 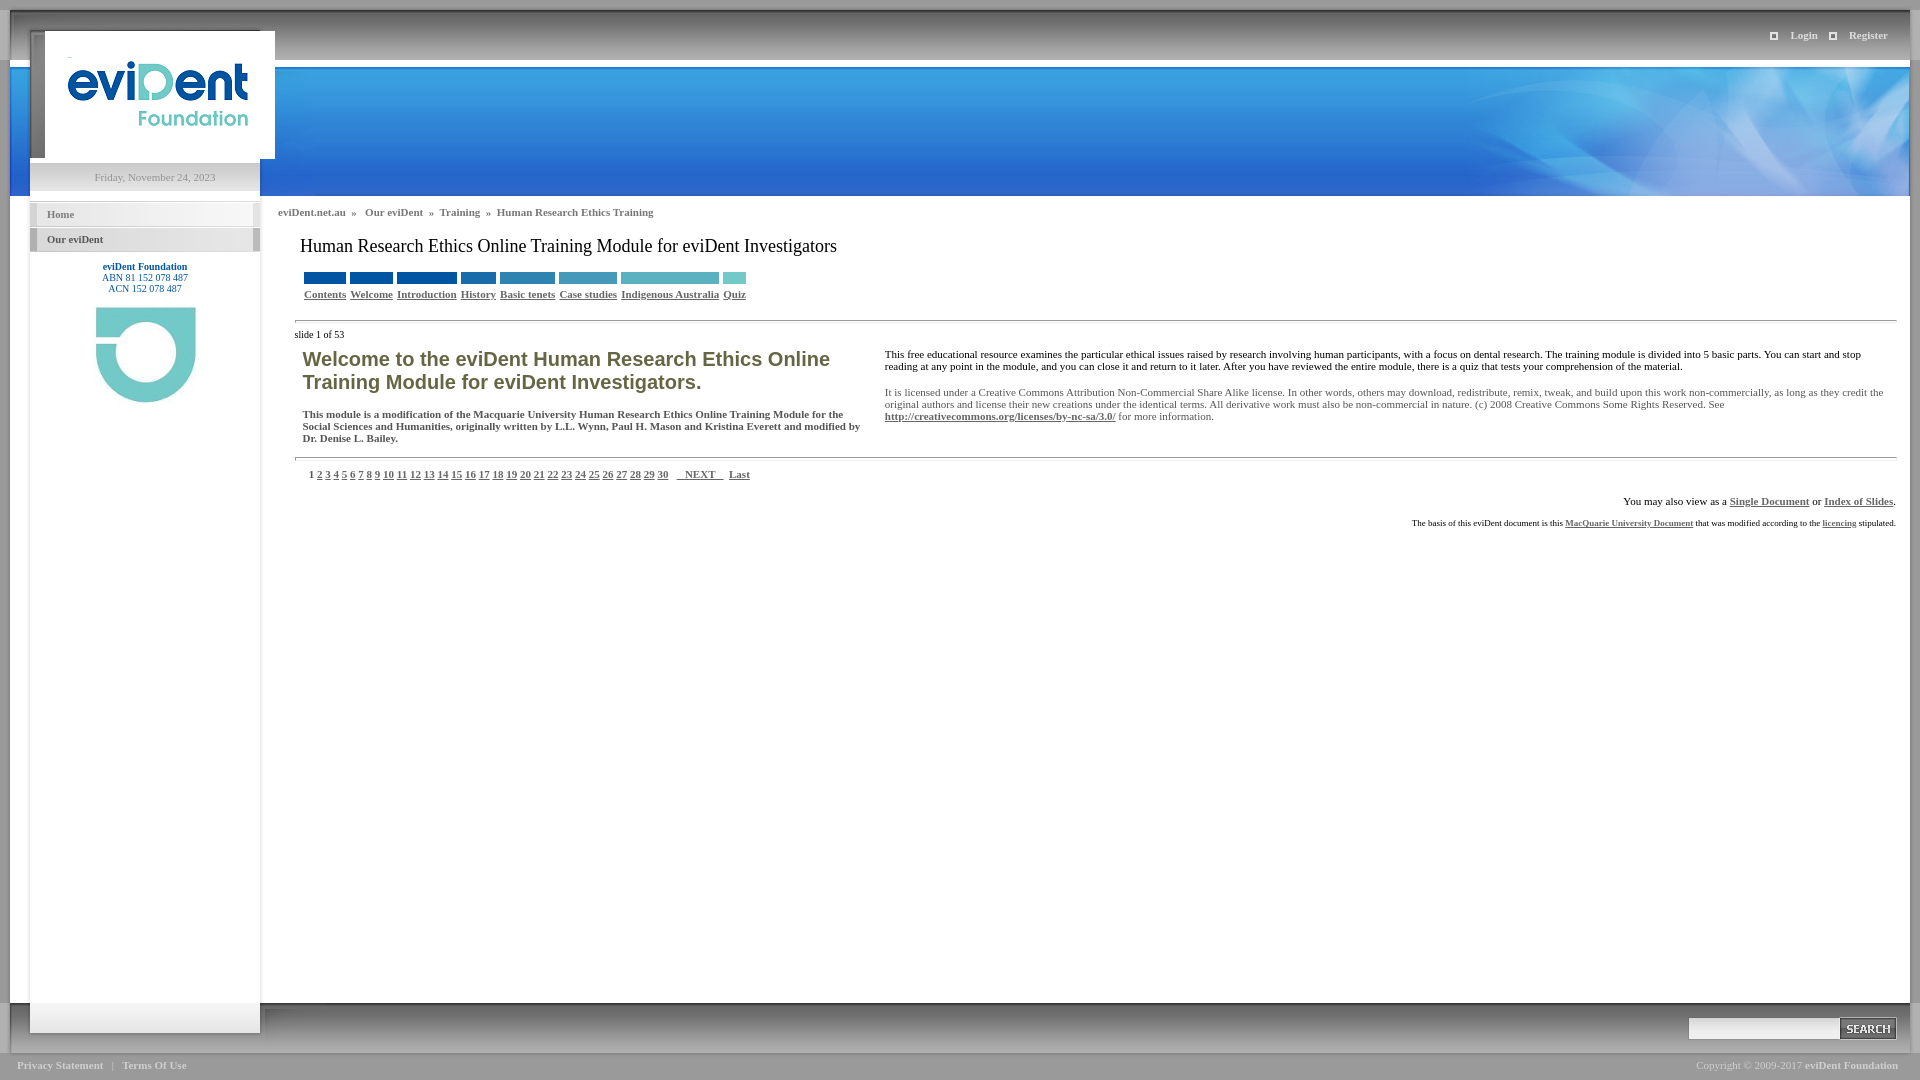 I want to click on '29', so click(x=649, y=474).